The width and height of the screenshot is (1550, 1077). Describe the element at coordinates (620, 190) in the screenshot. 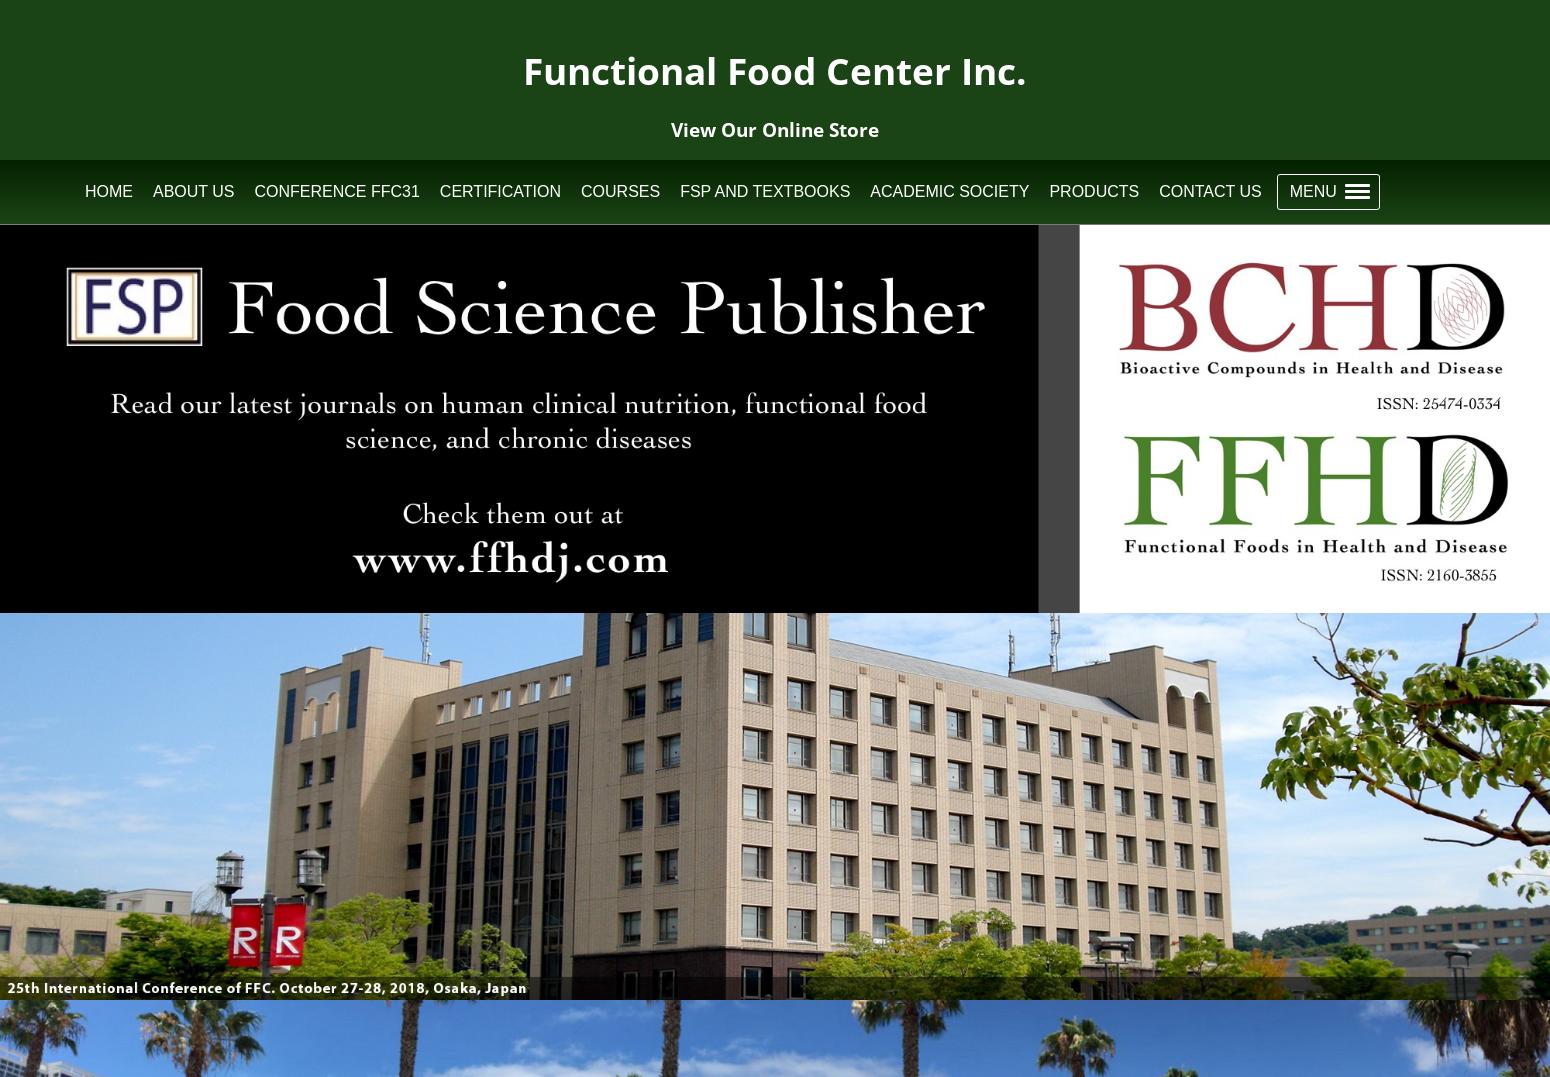

I see `'Courses'` at that location.